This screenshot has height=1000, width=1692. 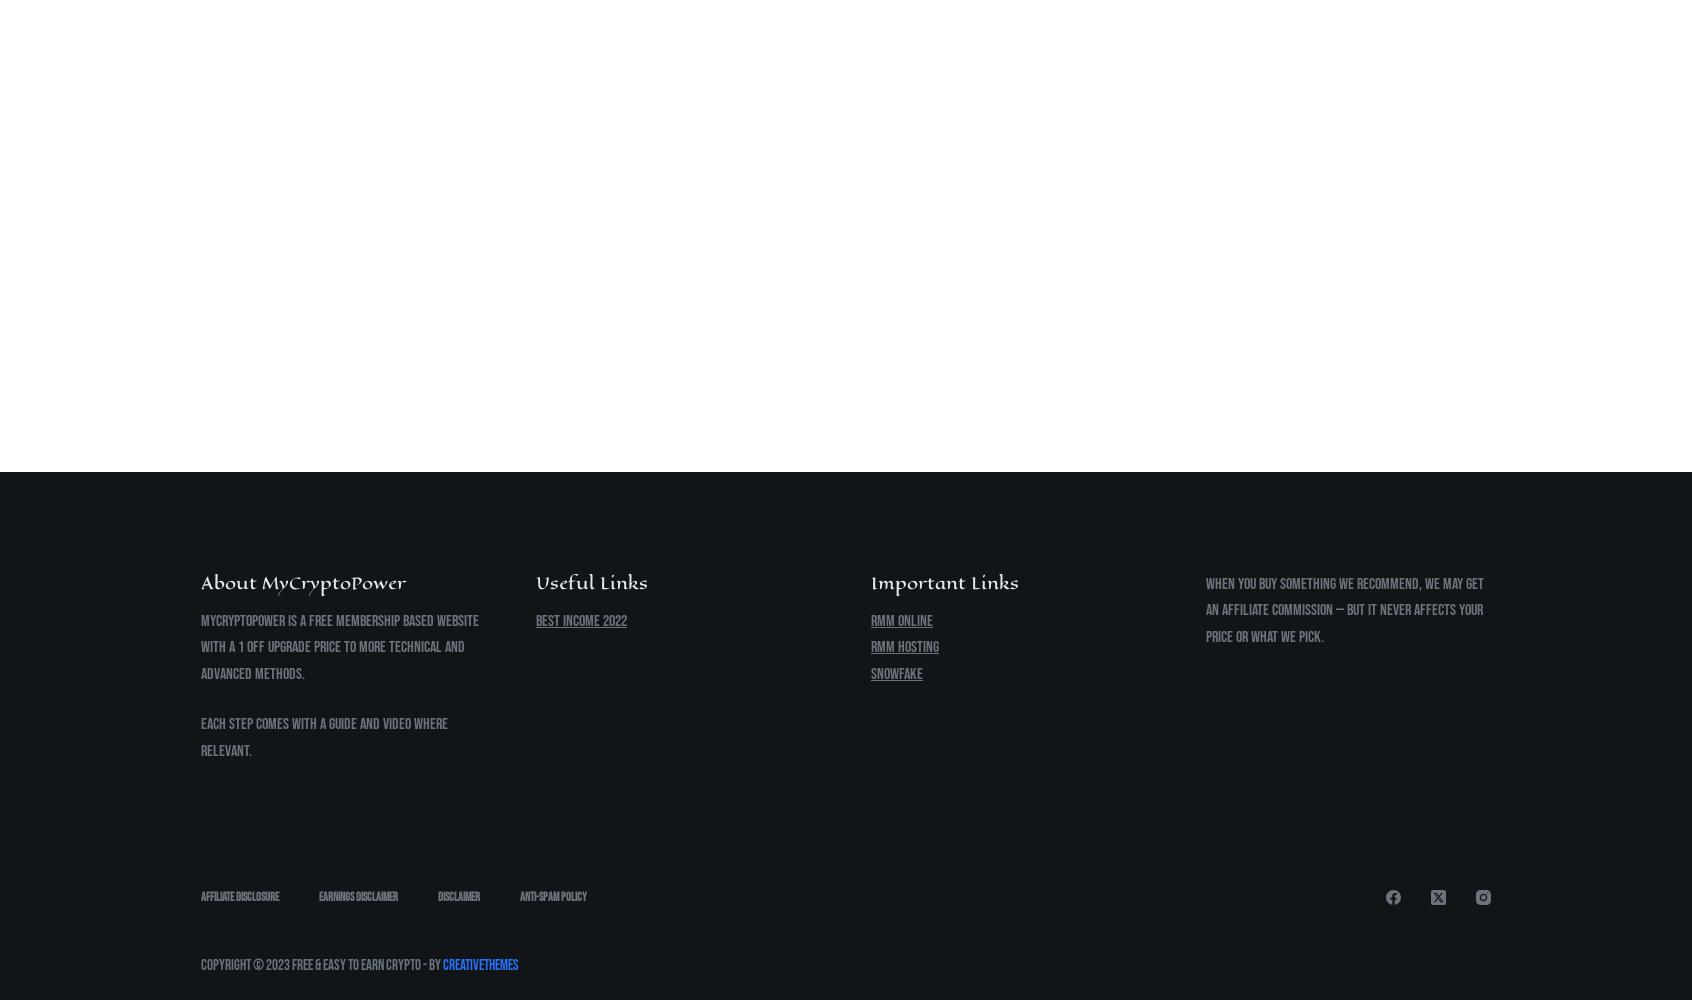 I want to click on 'Useful Links', so click(x=591, y=581).